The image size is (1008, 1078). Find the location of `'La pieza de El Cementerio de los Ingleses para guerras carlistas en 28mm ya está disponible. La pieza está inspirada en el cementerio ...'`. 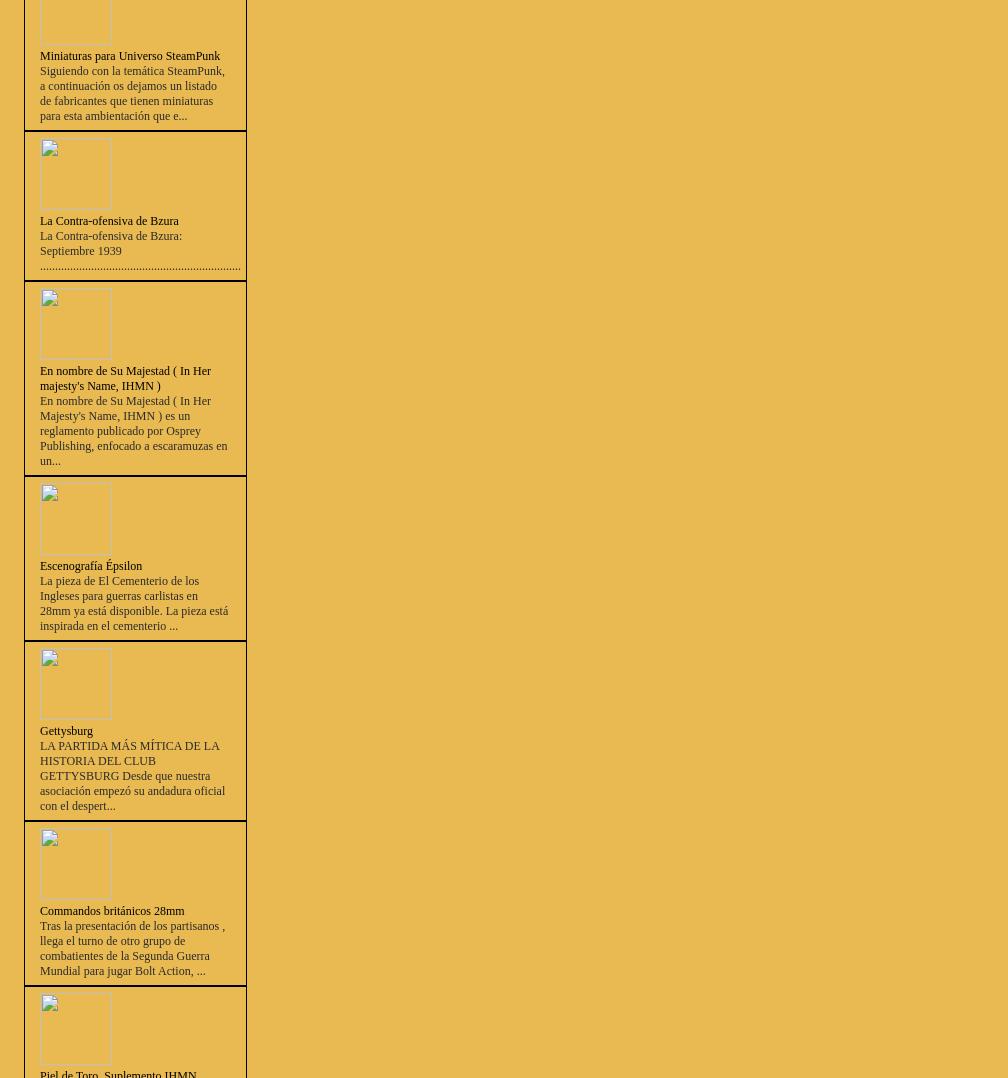

'La pieza de El Cementerio de los Ingleses para guerras carlistas en 28mm ya está disponible. La pieza está inspirada en el cementerio ...' is located at coordinates (133, 603).